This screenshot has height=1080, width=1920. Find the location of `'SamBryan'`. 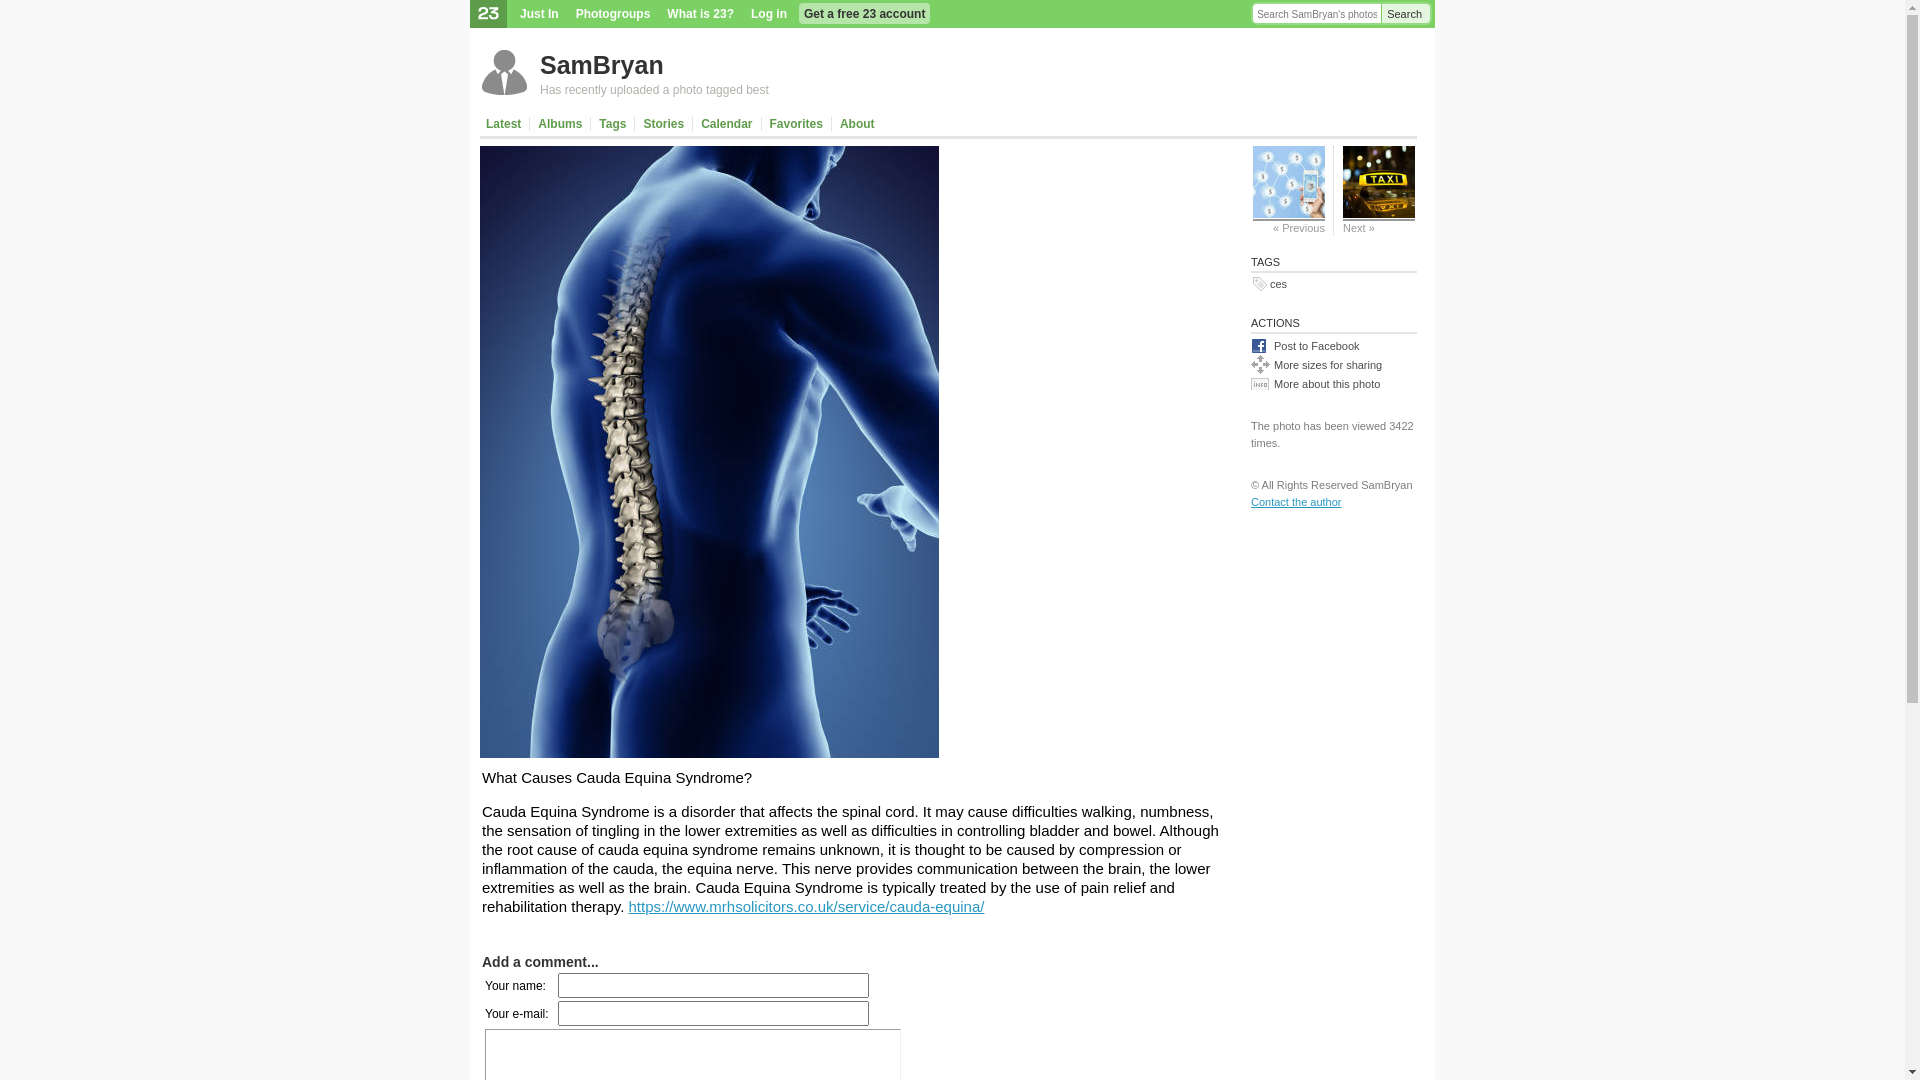

'SamBryan' is located at coordinates (600, 64).